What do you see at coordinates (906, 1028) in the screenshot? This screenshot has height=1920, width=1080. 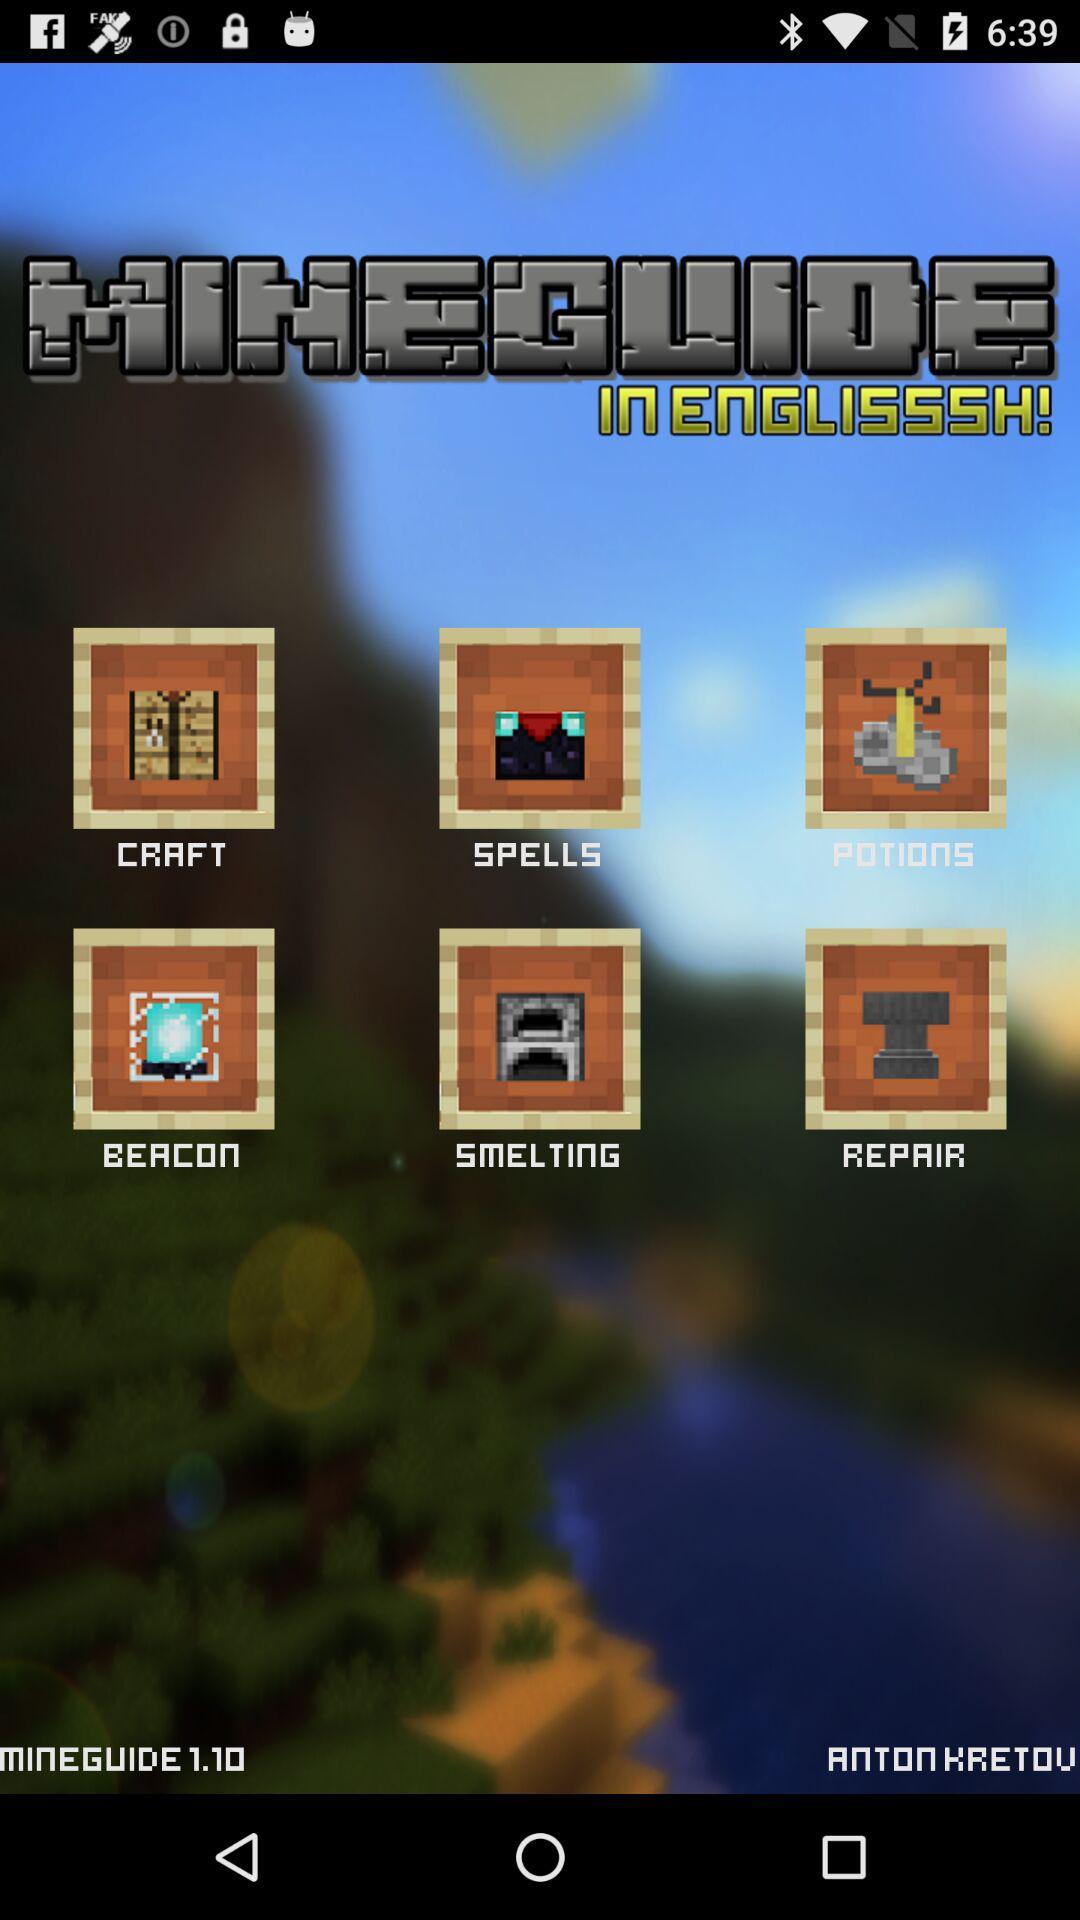 I see `craft item` at bounding box center [906, 1028].